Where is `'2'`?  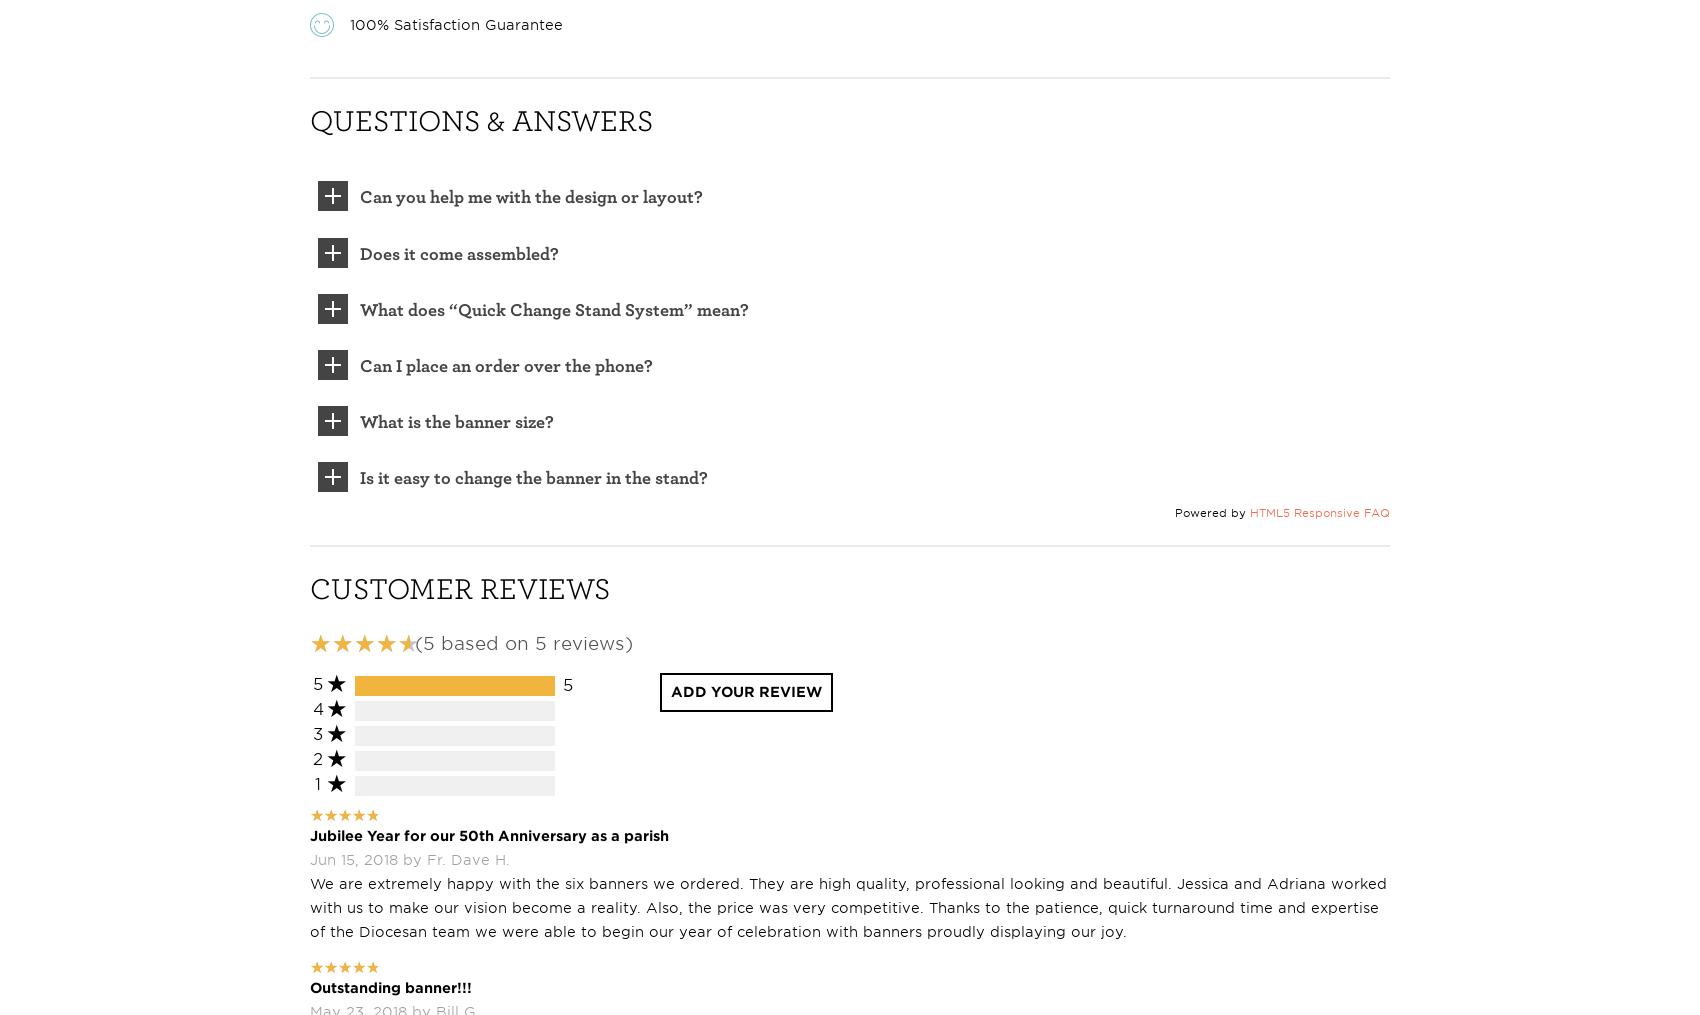 '2' is located at coordinates (318, 757).